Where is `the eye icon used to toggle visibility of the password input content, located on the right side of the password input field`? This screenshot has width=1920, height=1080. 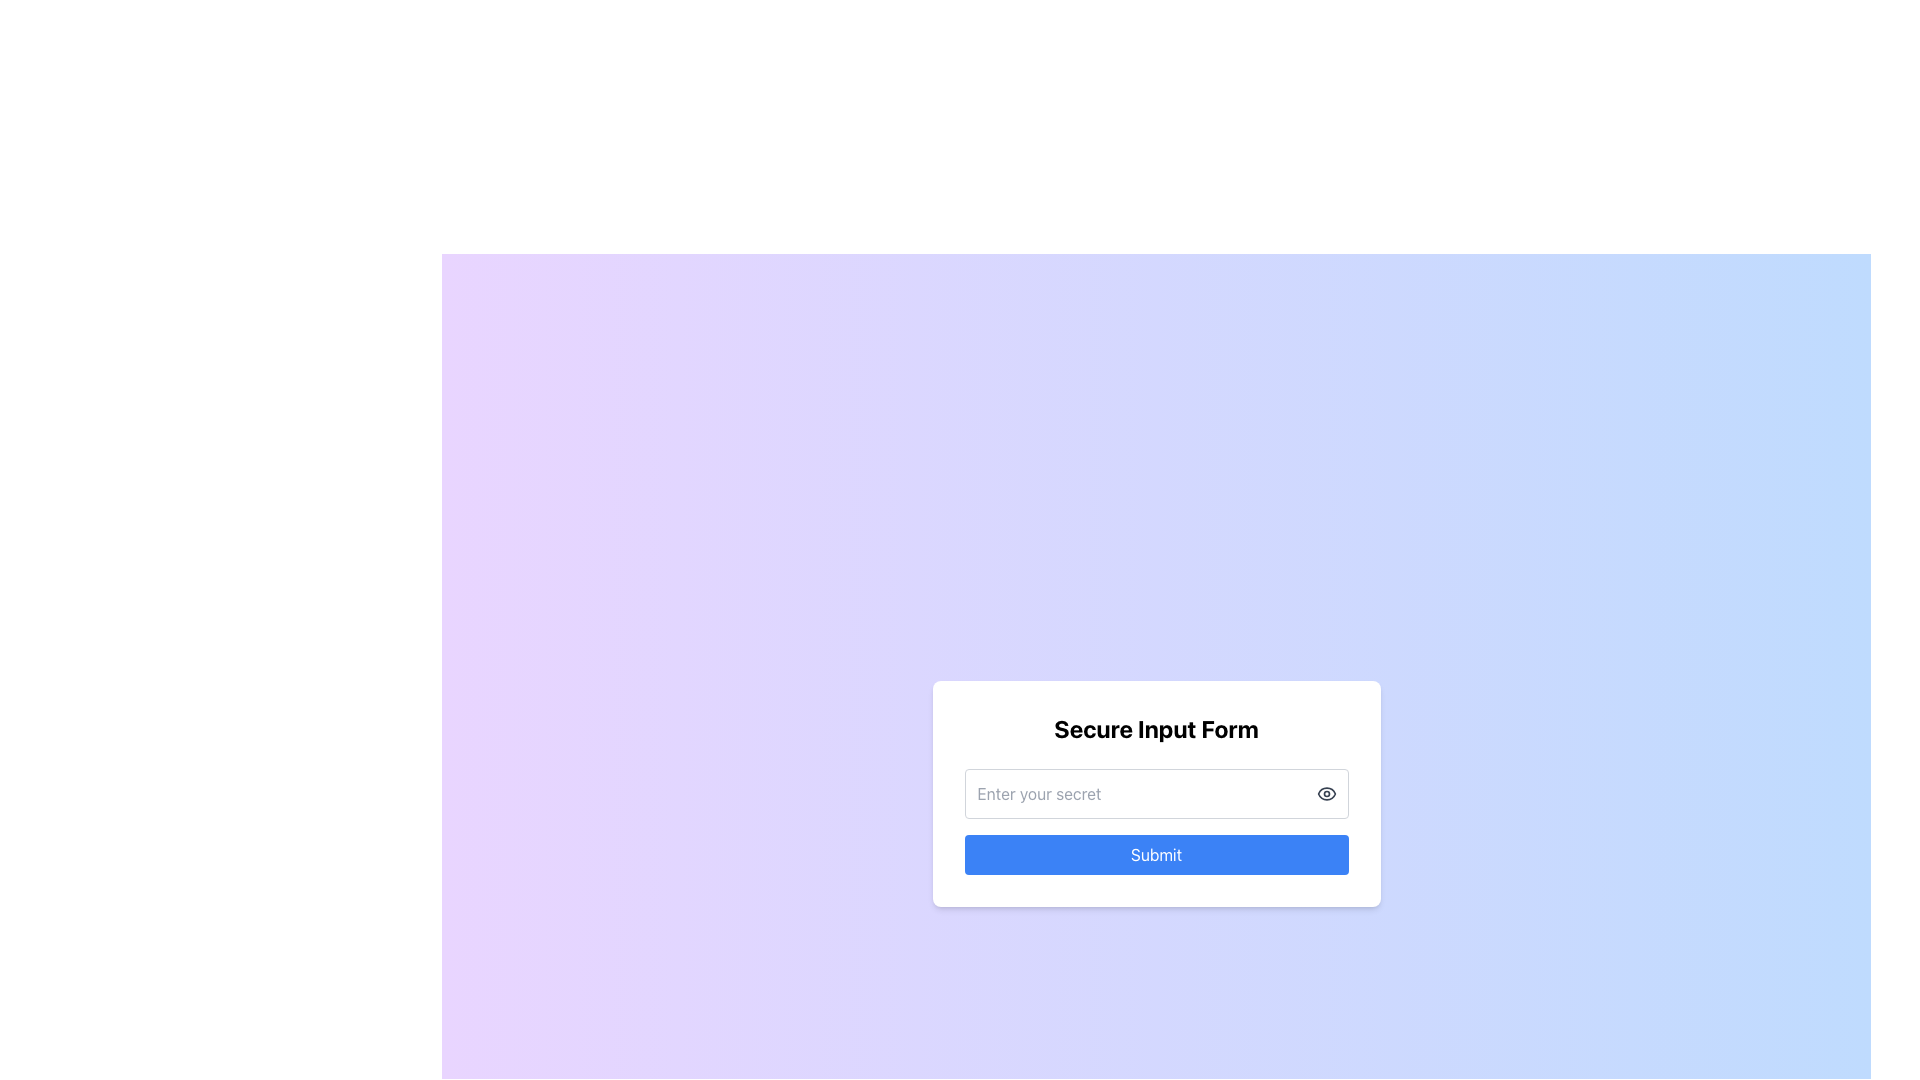 the eye icon used to toggle visibility of the password input content, located on the right side of the password input field is located at coordinates (1326, 793).